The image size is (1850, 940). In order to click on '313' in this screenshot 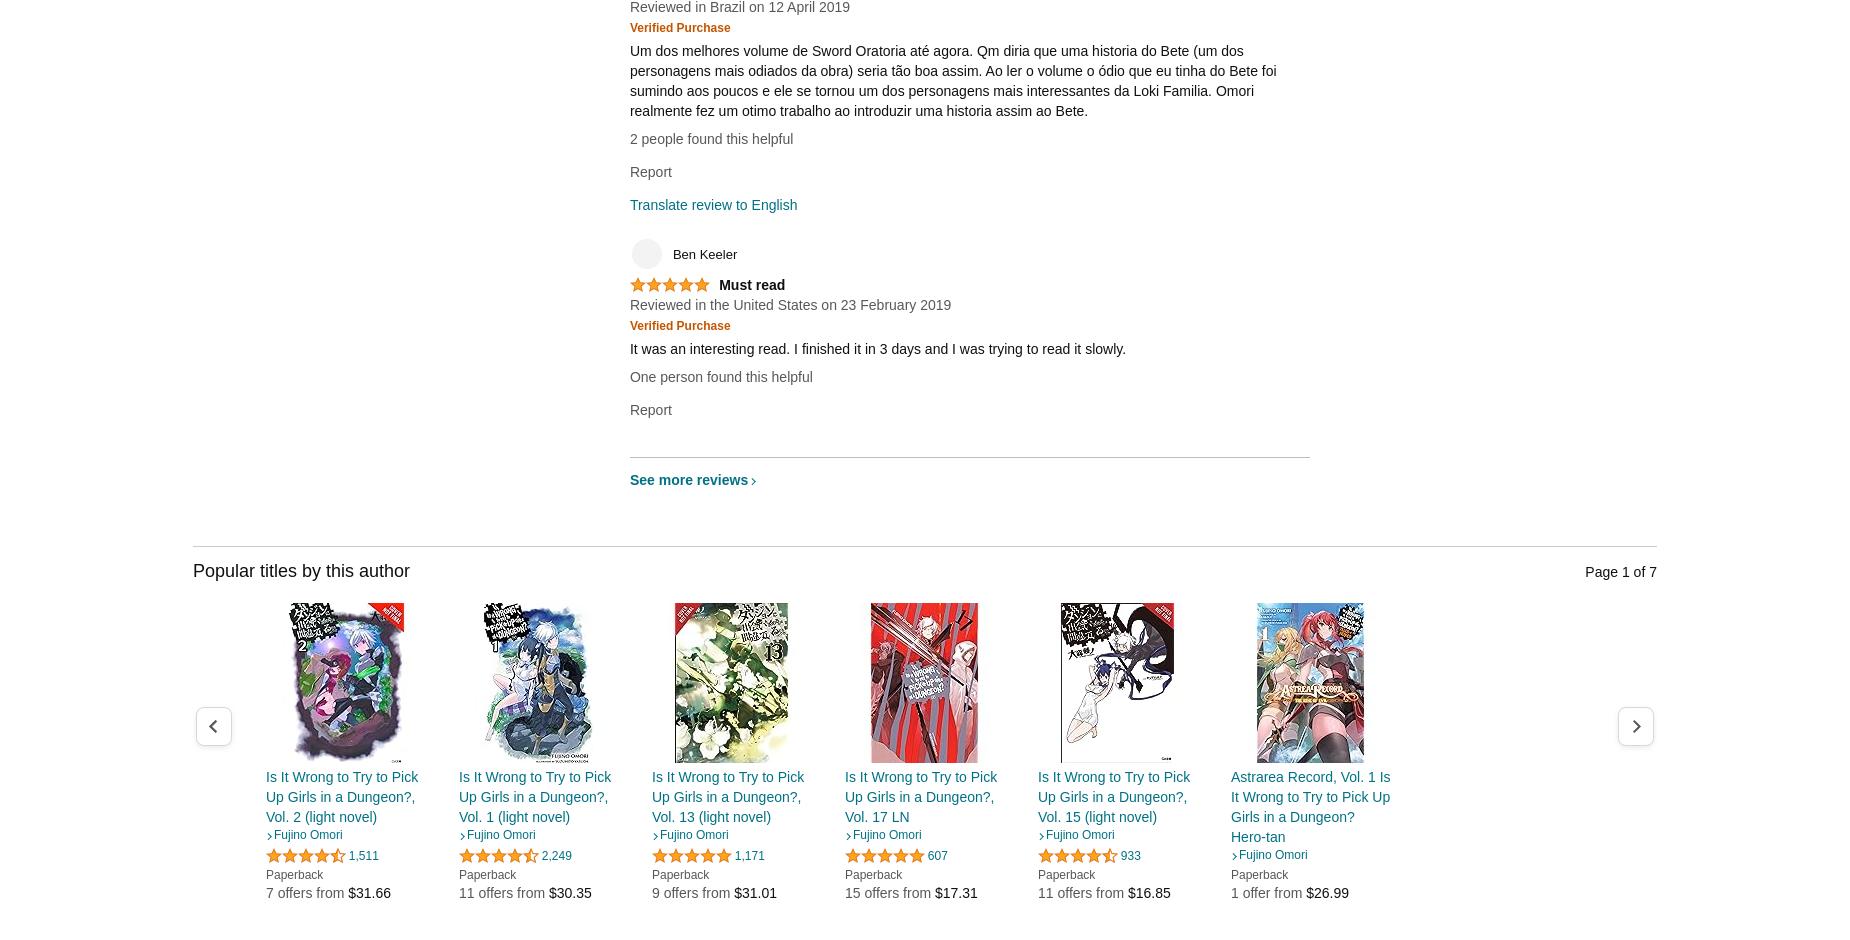, I will do `click(1506, 875)`.